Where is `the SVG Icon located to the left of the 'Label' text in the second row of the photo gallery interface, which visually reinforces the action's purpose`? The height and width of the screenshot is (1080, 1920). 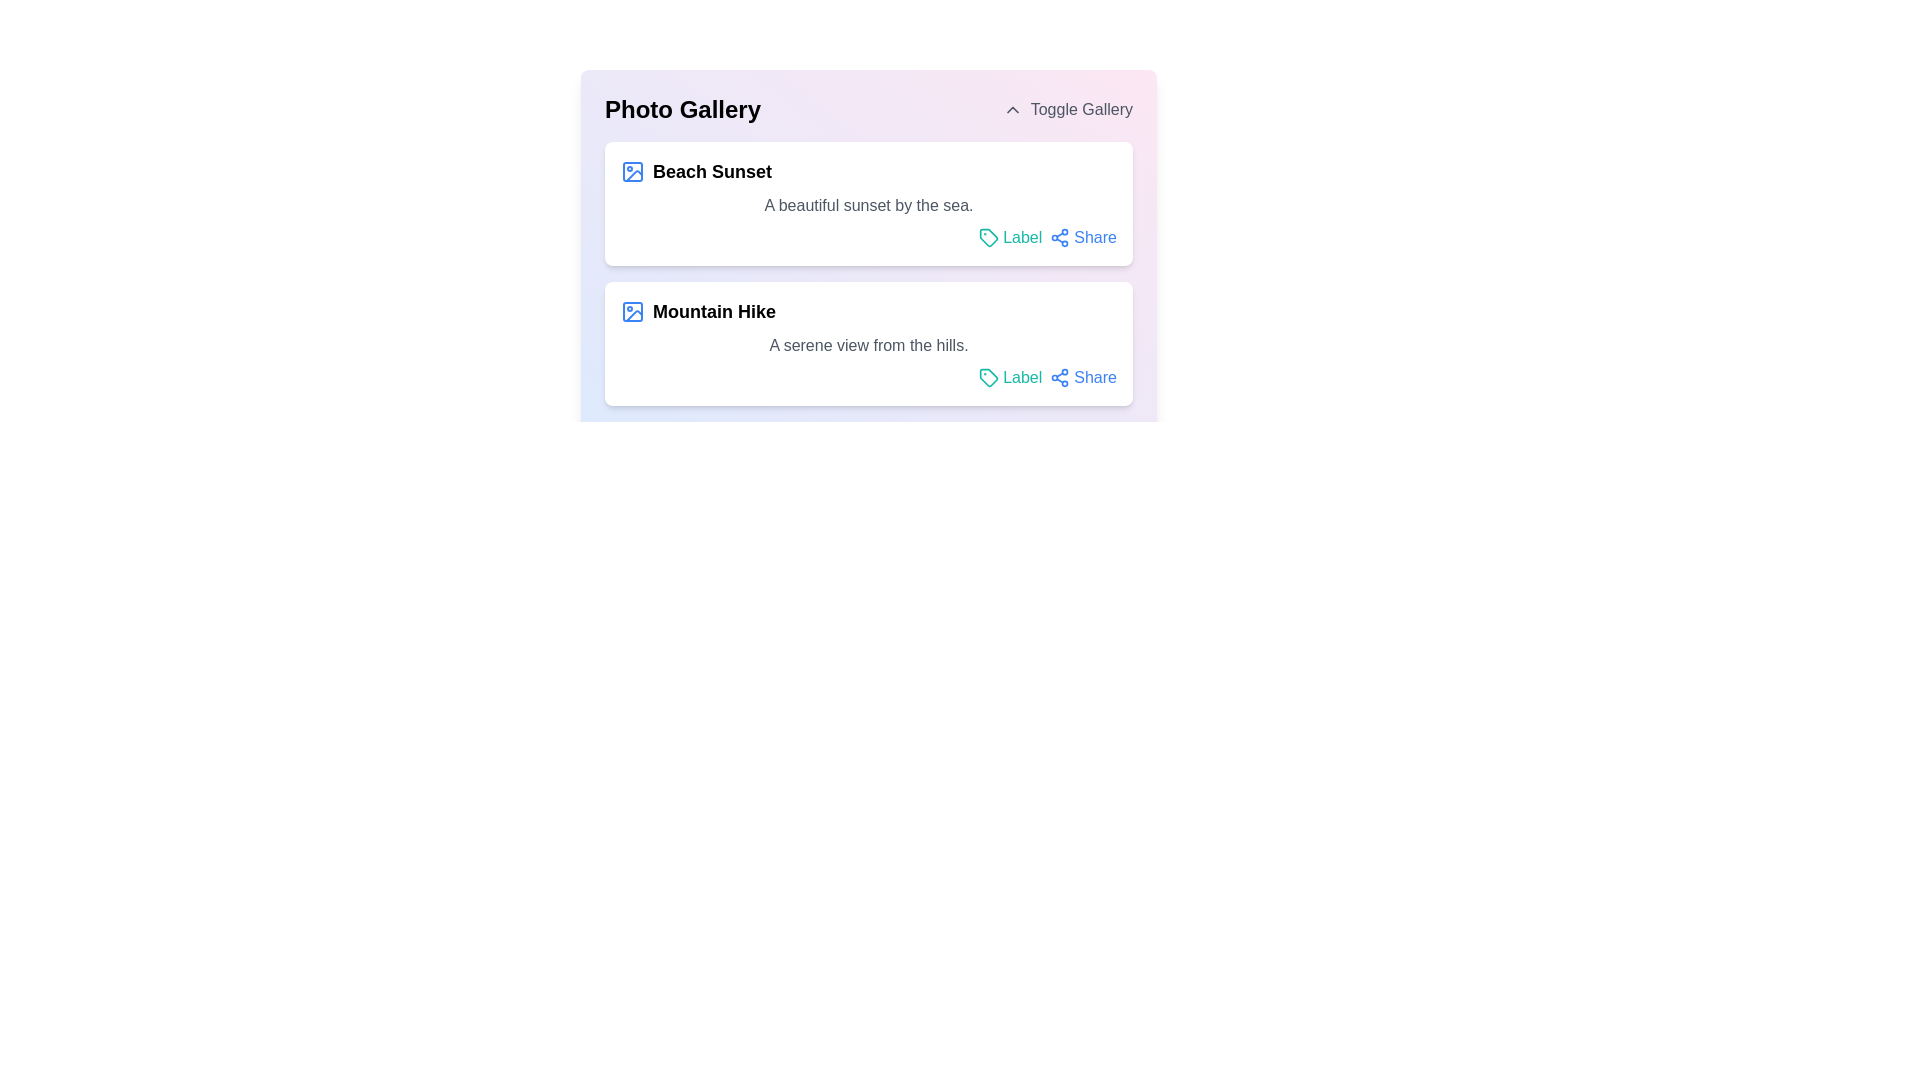
the SVG Icon located to the left of the 'Label' text in the second row of the photo gallery interface, which visually reinforces the action's purpose is located at coordinates (989, 378).